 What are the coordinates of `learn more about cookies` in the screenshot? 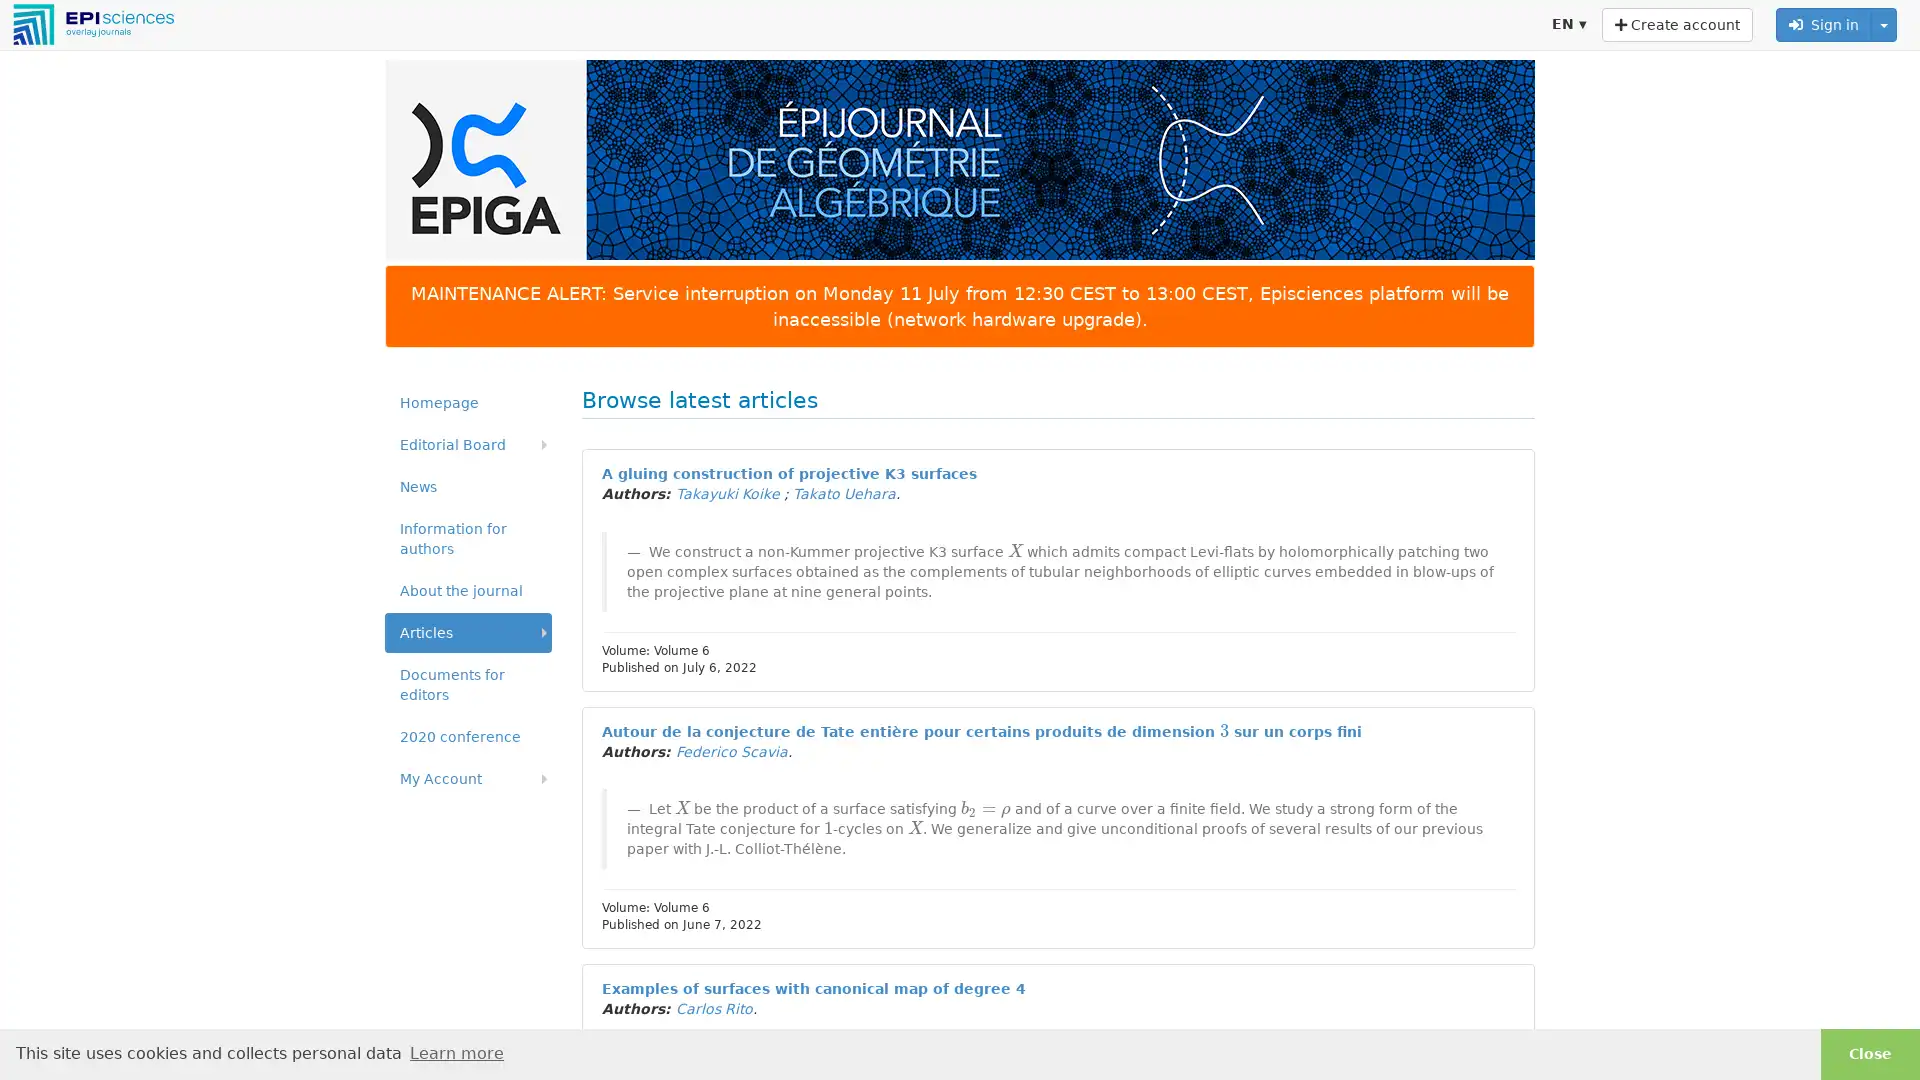 It's located at (455, 1052).